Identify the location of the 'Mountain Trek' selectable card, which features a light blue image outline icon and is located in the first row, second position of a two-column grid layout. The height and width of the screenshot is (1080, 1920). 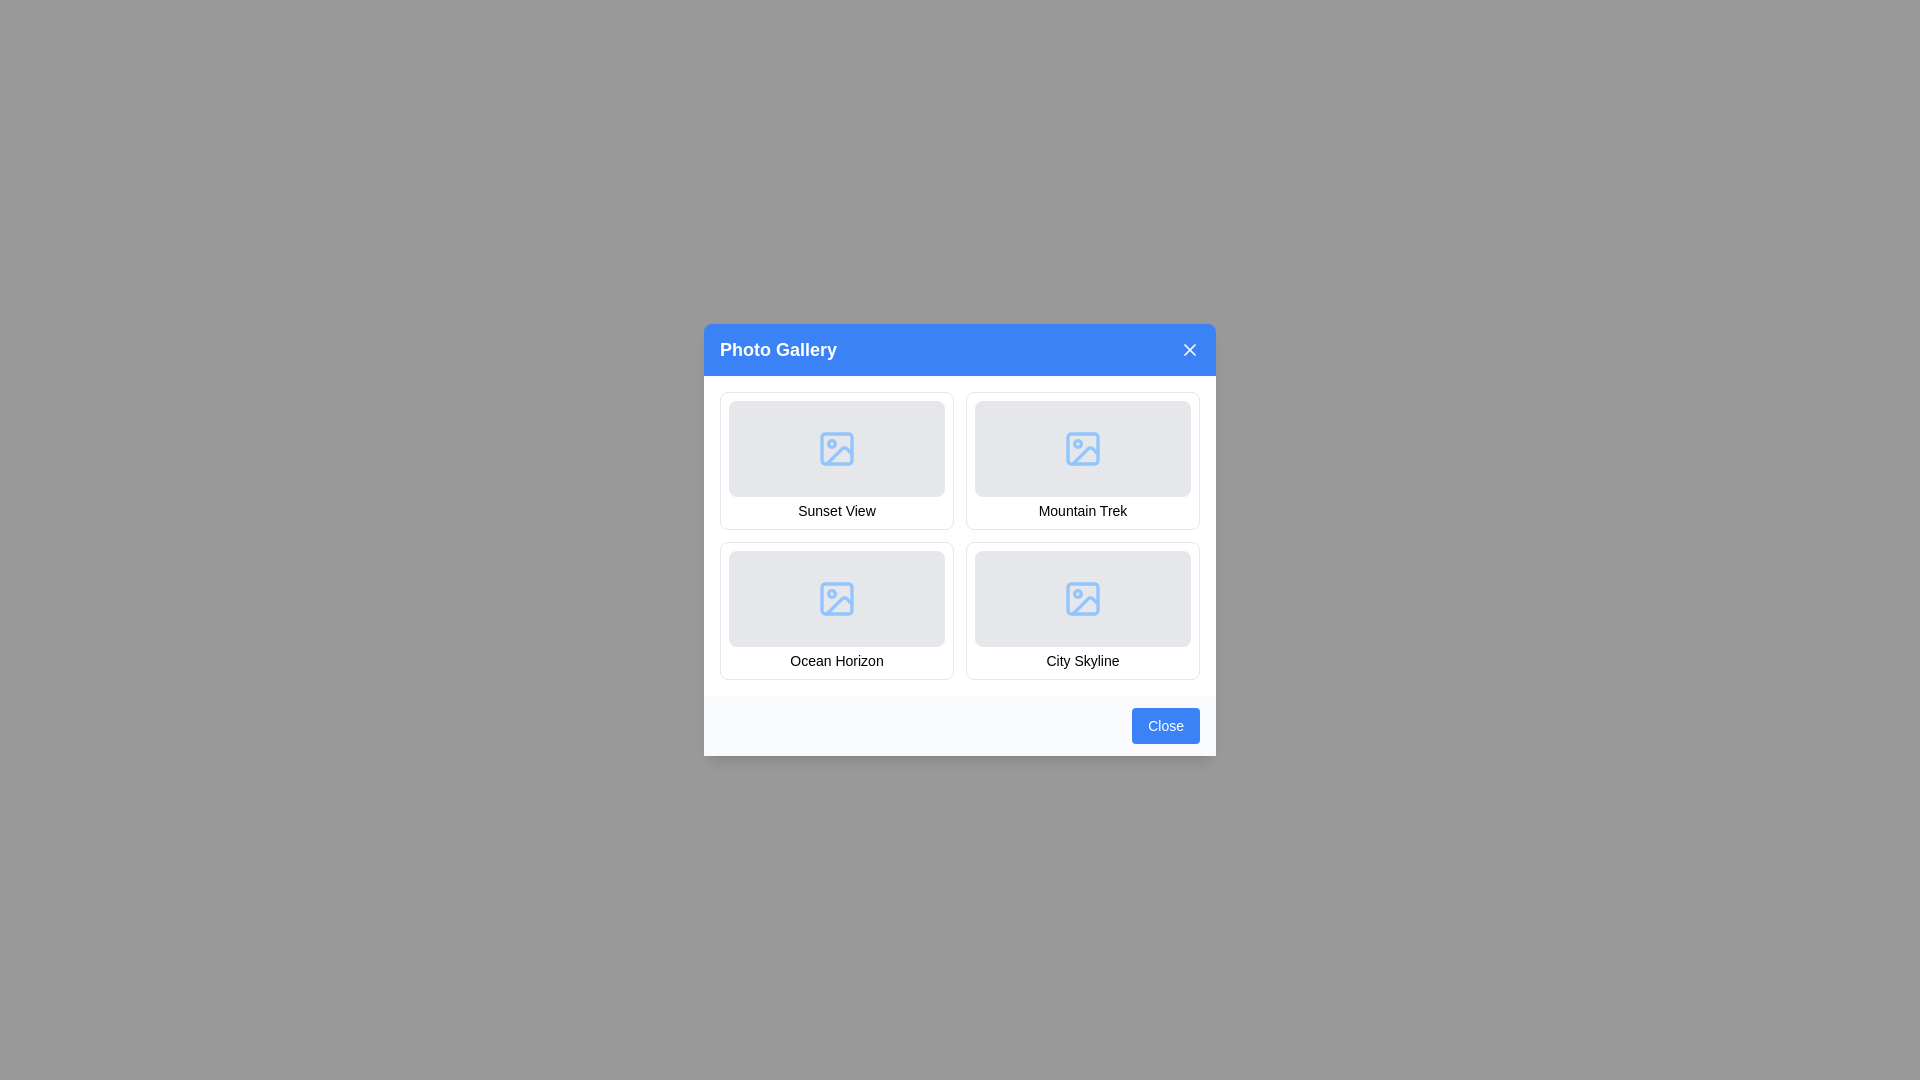
(1082, 461).